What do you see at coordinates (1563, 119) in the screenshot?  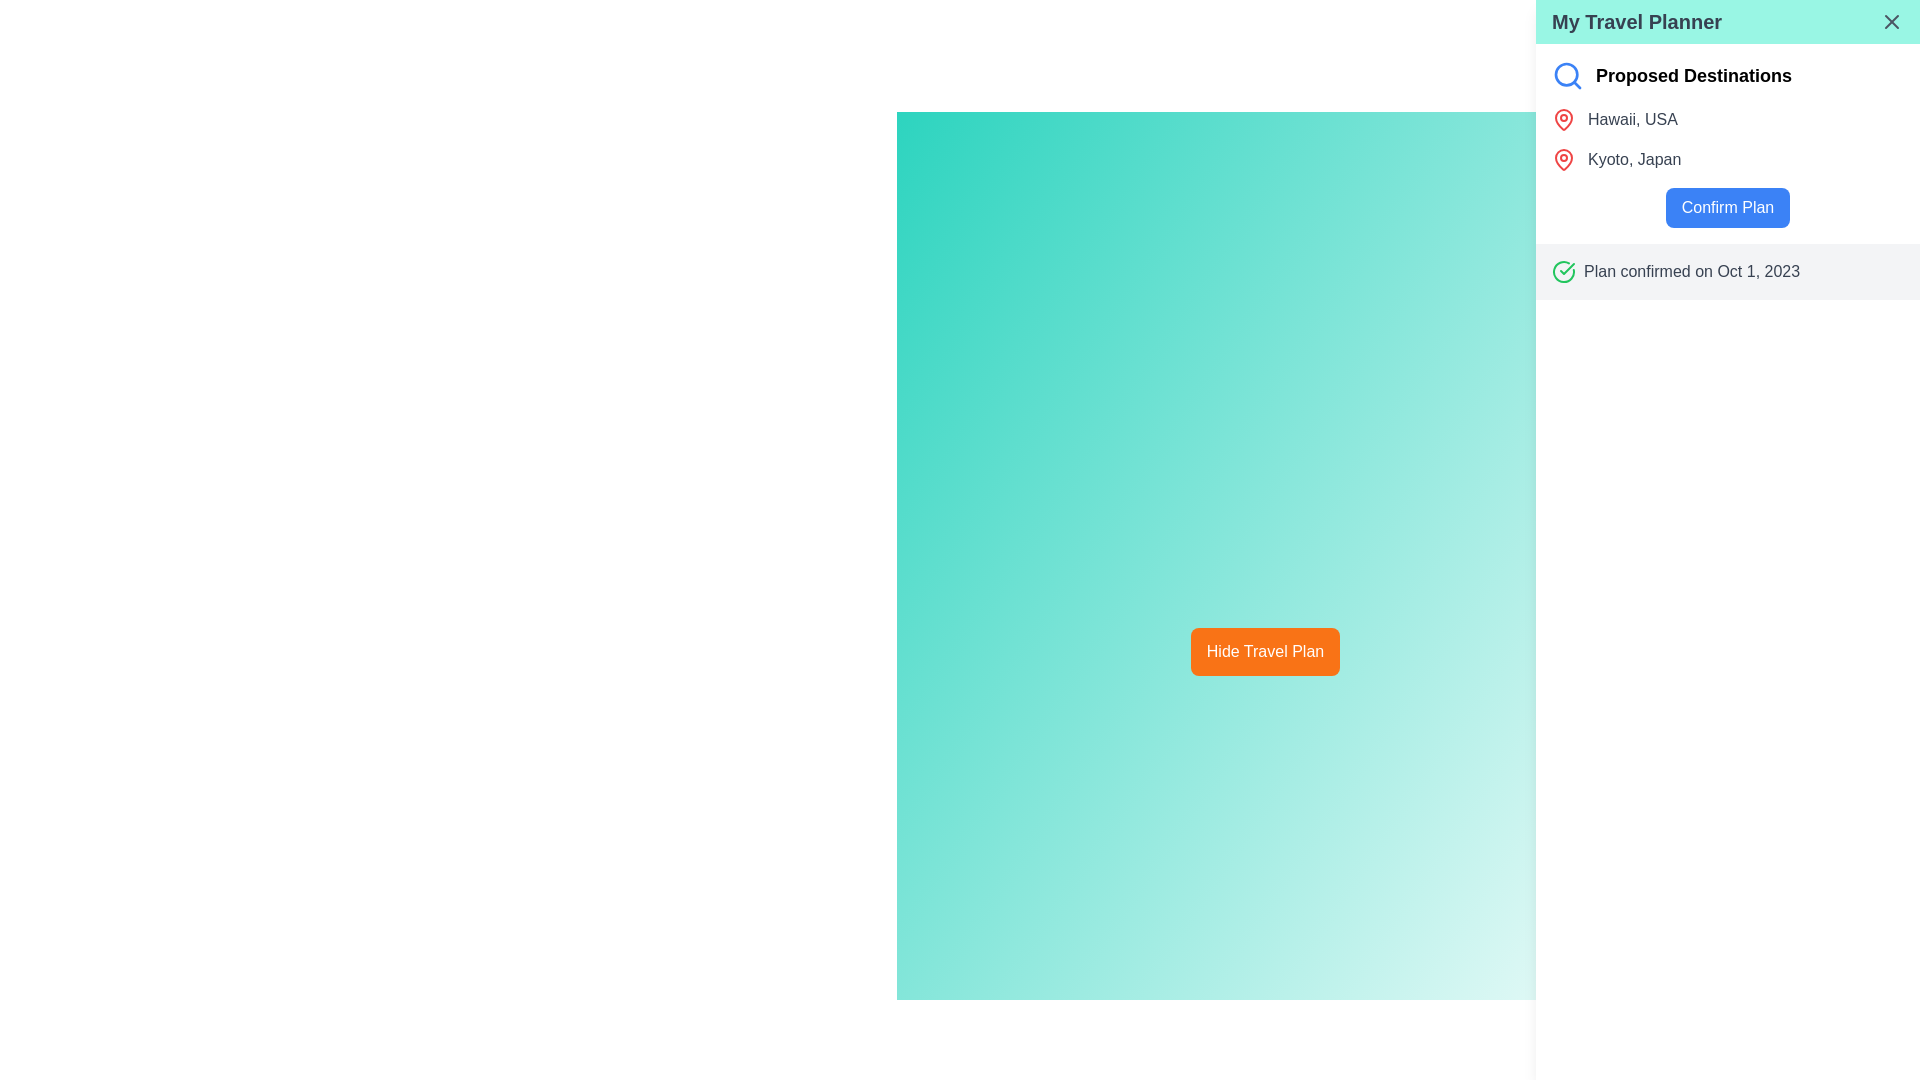 I see `the red map pin icon located to the left of the 'Hawaii, USA' label in the 'Proposed Destinations' section of the sidebar` at bounding box center [1563, 119].